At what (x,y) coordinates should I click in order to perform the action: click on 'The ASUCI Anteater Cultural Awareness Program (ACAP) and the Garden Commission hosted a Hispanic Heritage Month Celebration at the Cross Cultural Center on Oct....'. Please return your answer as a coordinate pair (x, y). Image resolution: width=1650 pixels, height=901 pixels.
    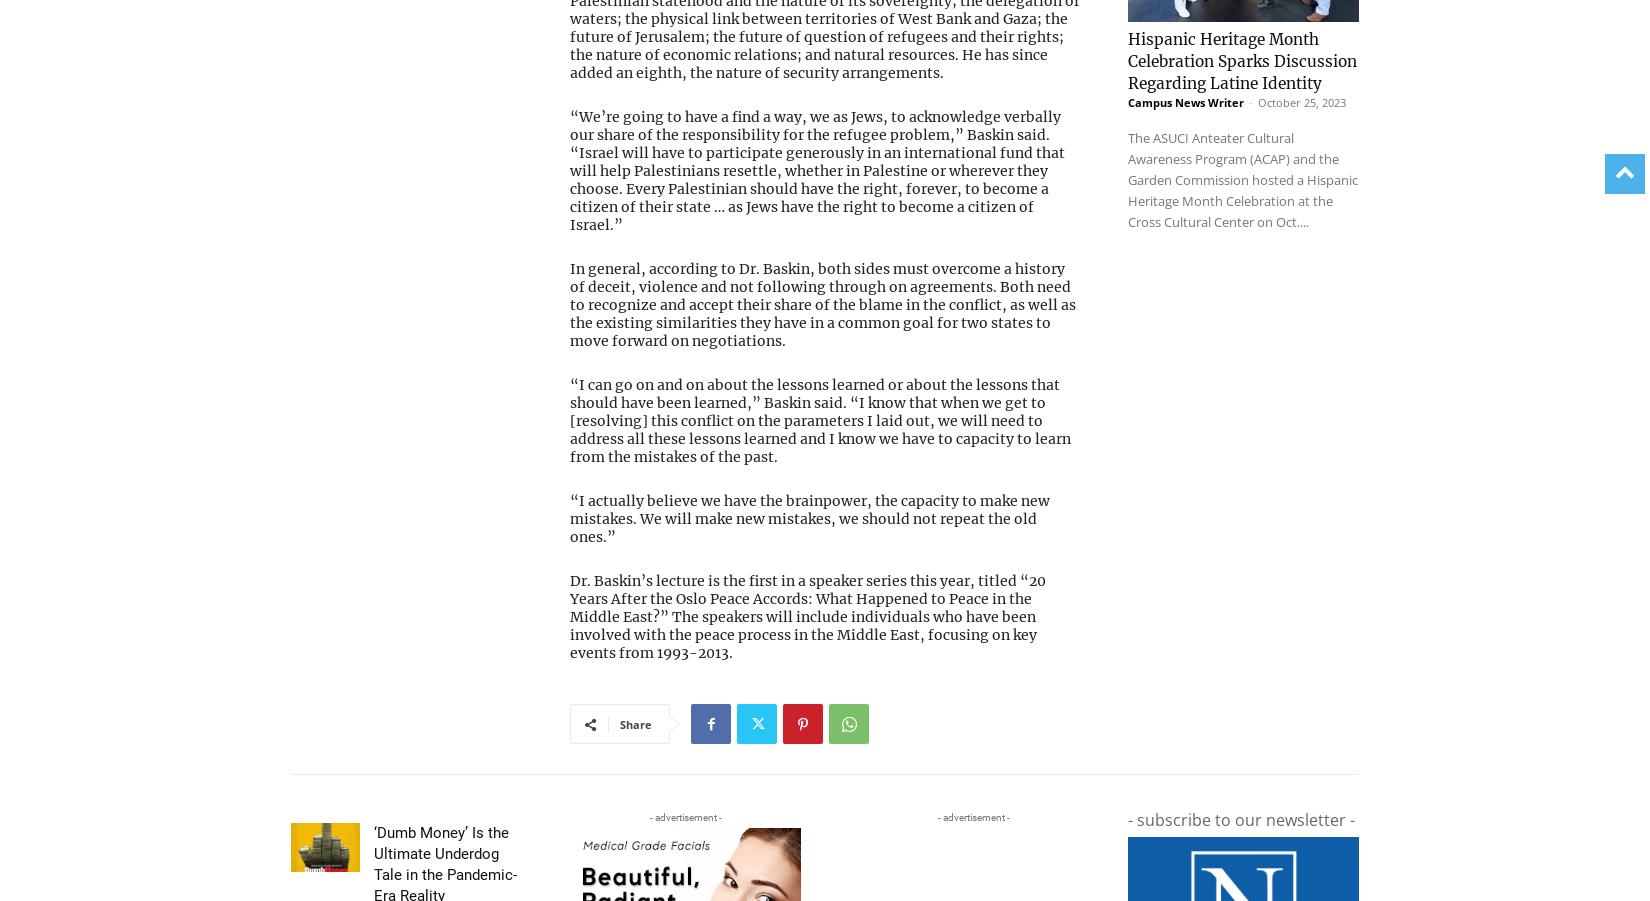
    Looking at the image, I should click on (1127, 139).